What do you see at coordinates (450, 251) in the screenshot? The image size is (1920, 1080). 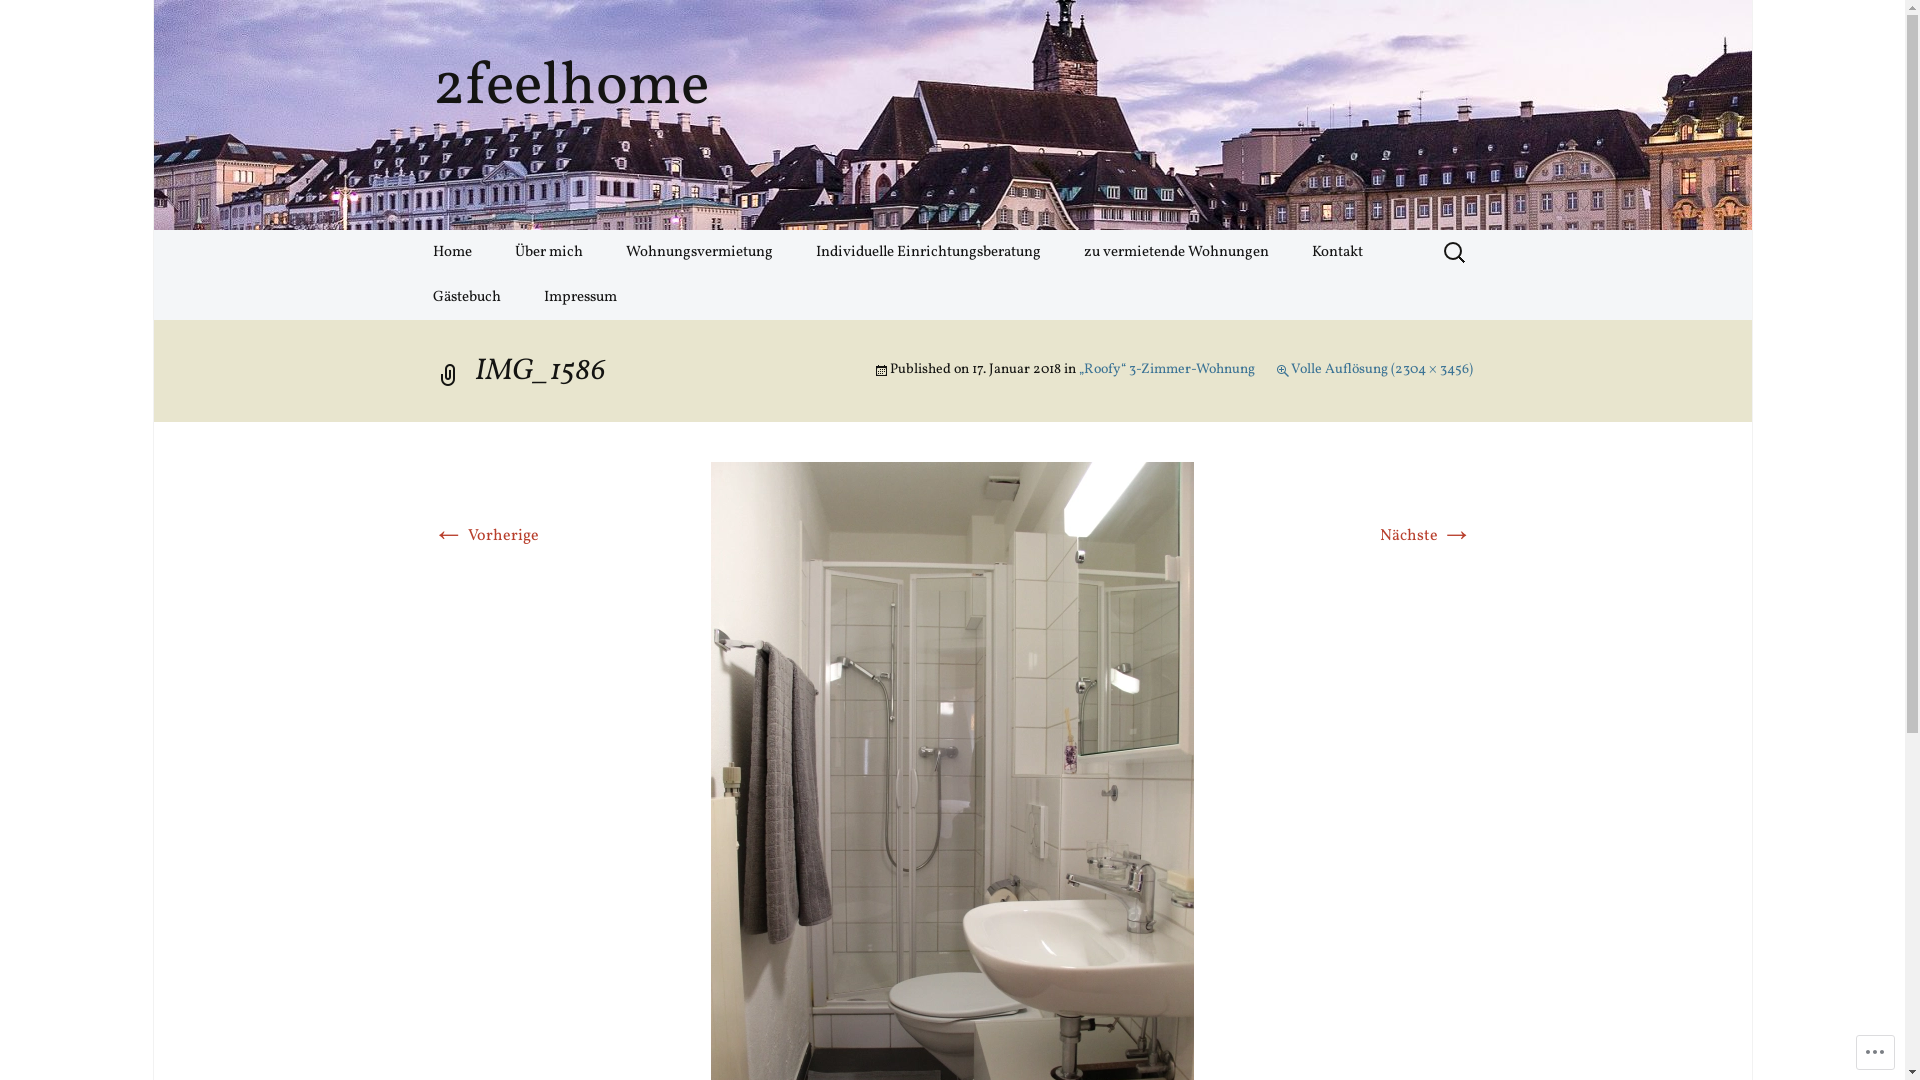 I see `'Home'` at bounding box center [450, 251].